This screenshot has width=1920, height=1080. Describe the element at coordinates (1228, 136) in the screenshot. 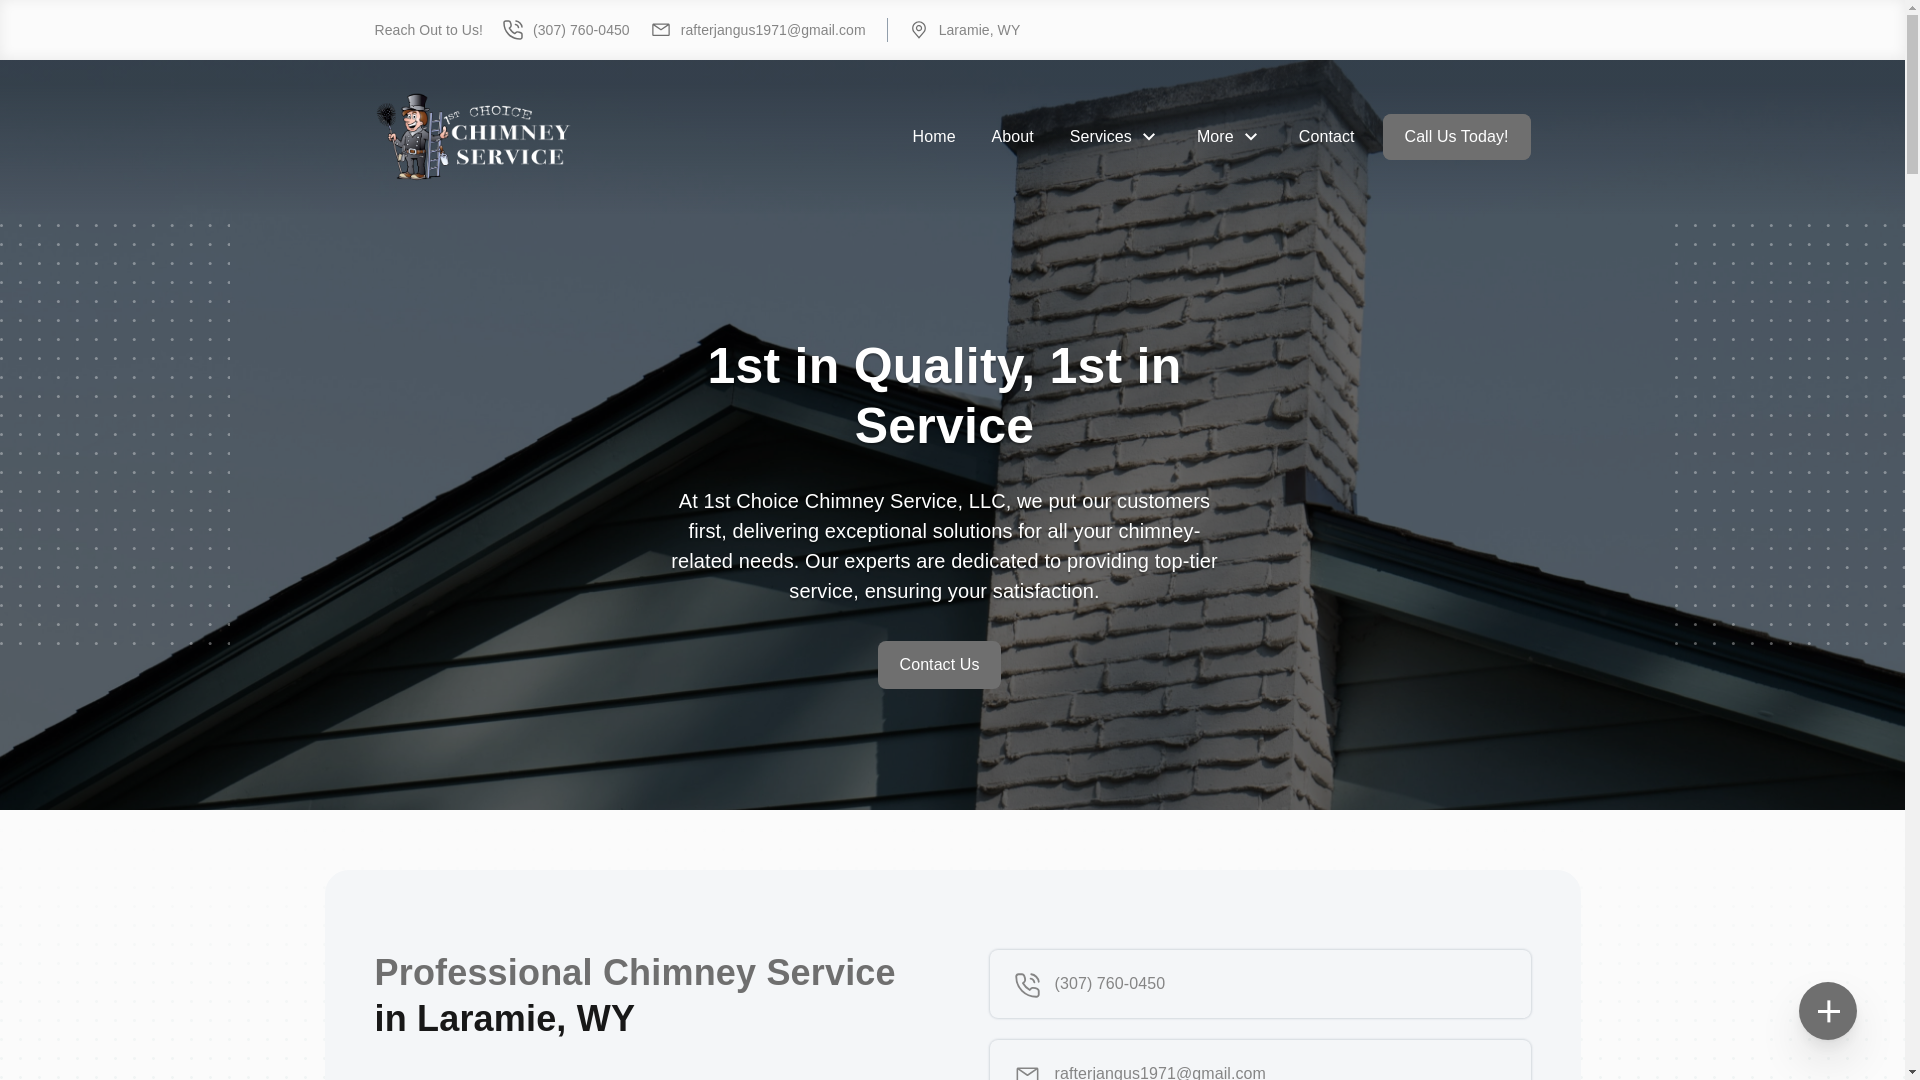

I see `'More'` at that location.